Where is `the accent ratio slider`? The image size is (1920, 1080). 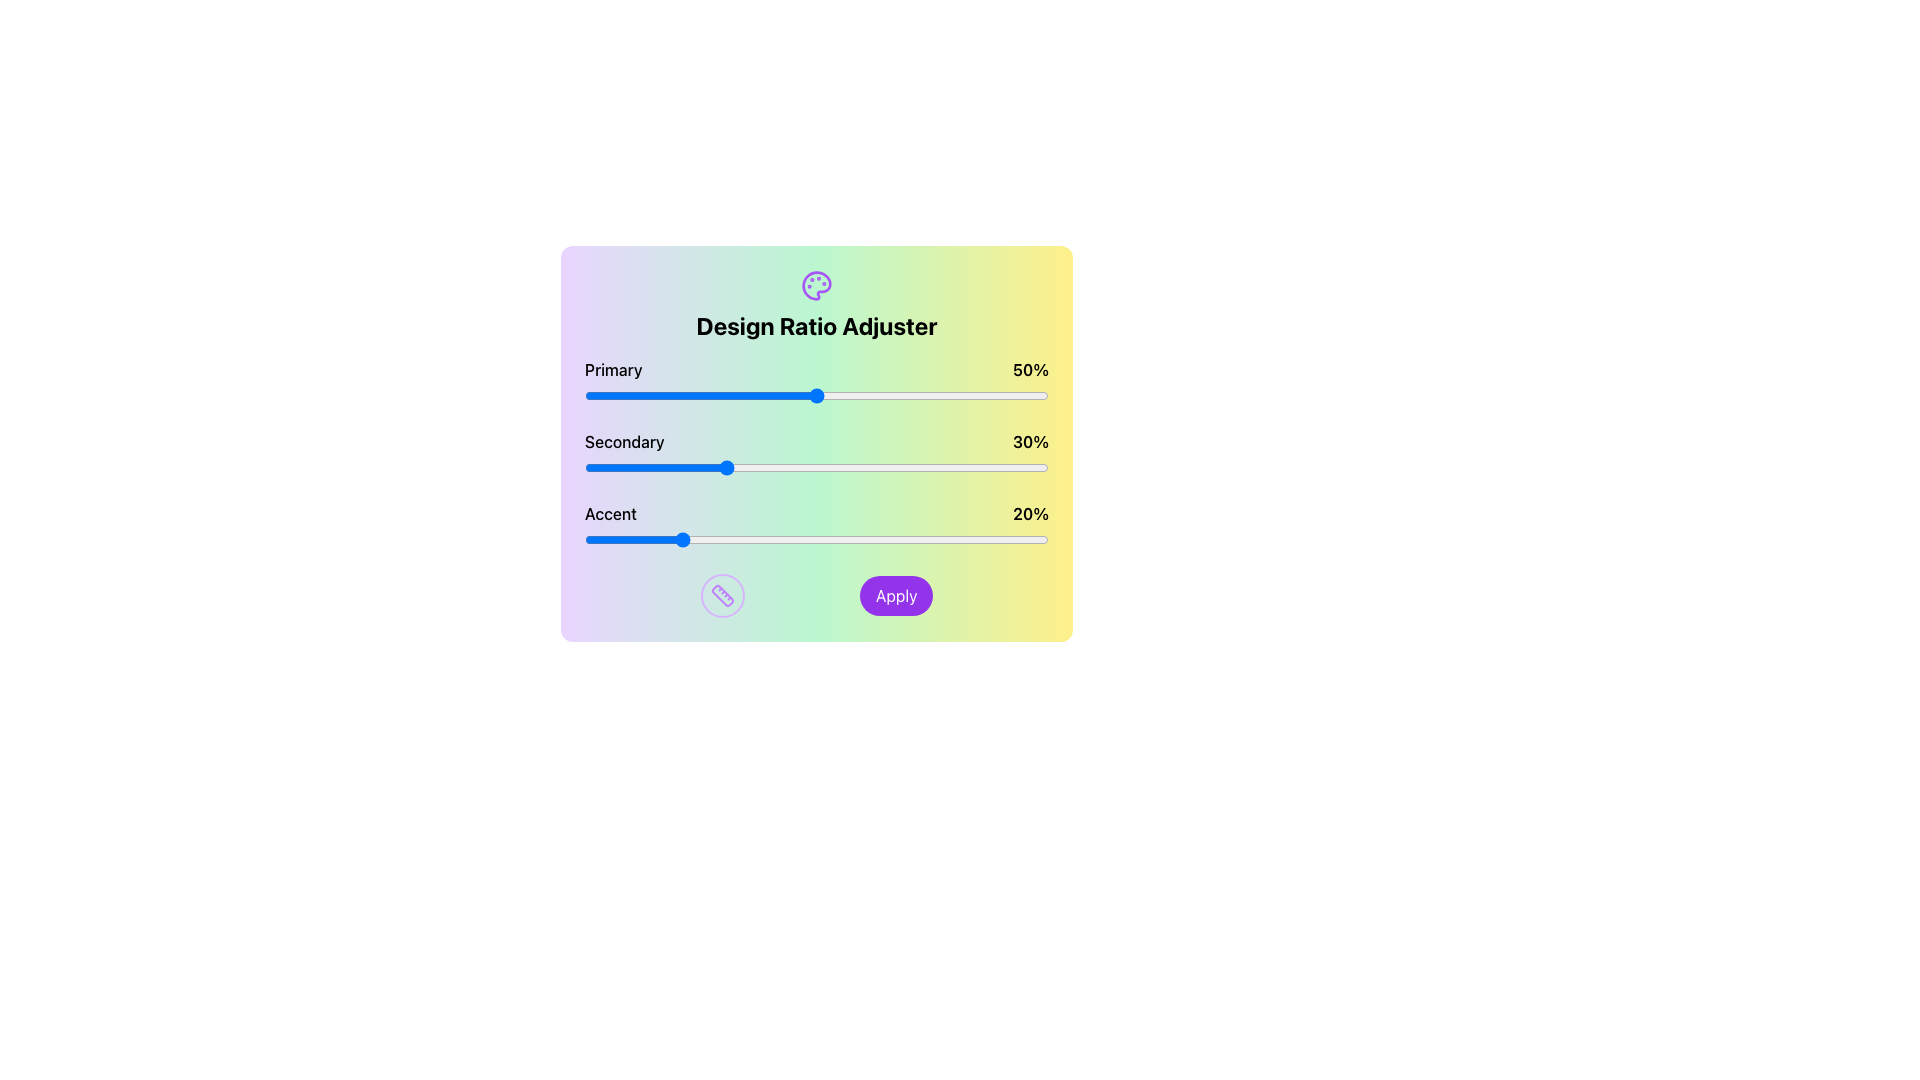 the accent ratio slider is located at coordinates (719, 540).